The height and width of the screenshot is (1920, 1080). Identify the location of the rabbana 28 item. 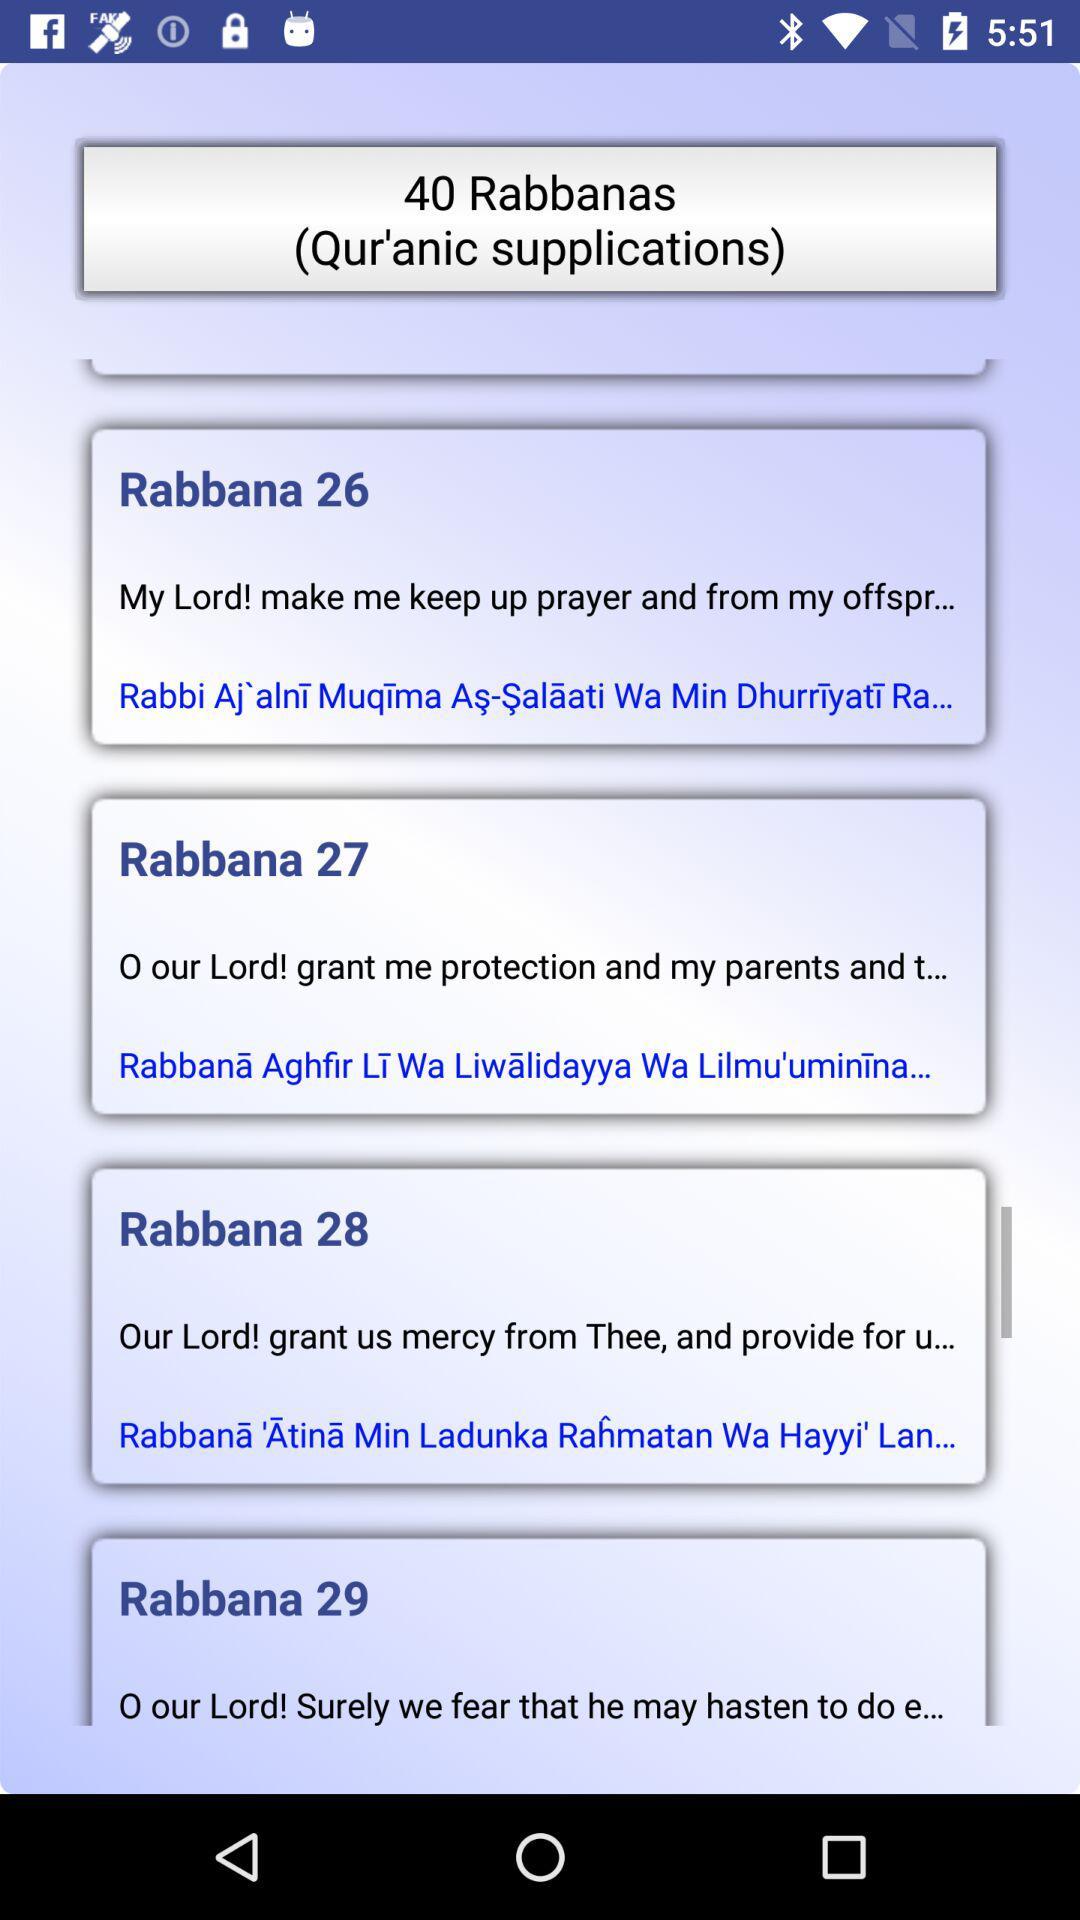
(537, 1206).